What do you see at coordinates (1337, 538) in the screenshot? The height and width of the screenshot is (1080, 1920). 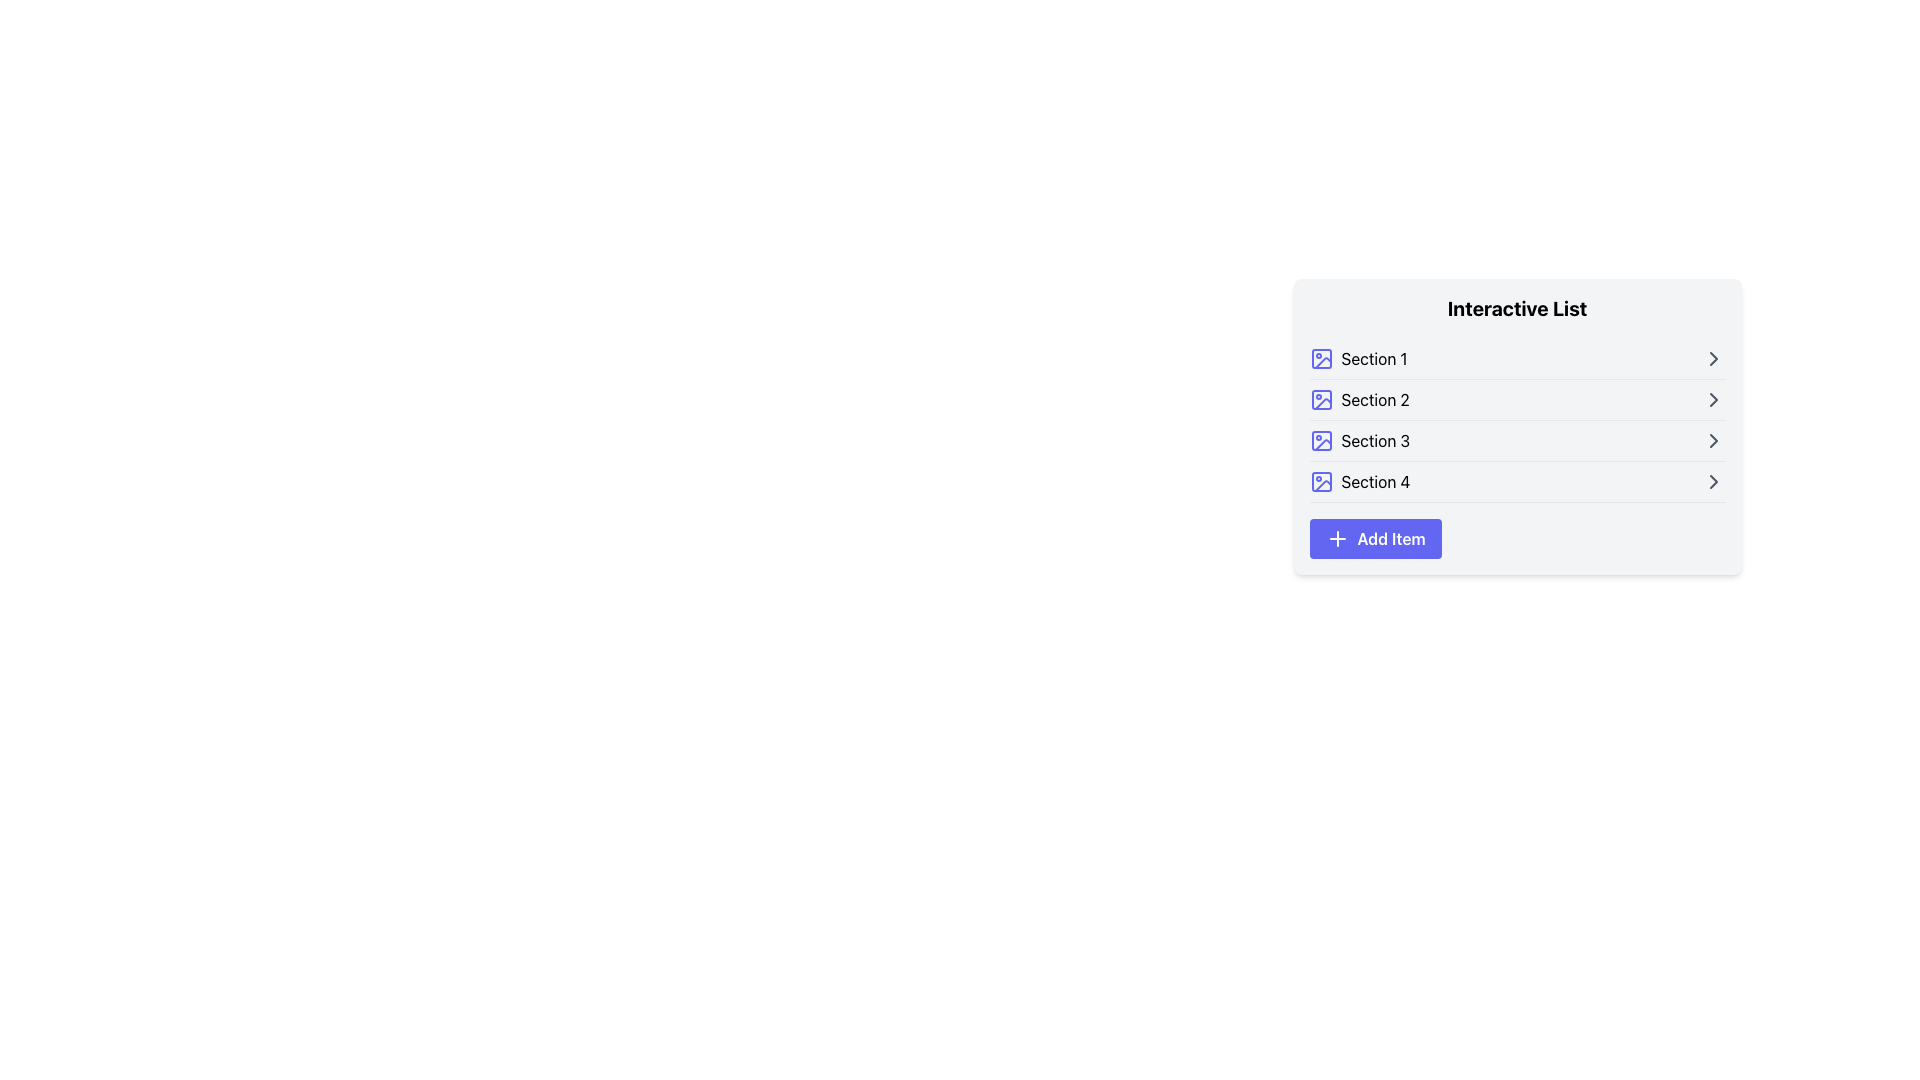 I see `the plus sign icon located next to the 'Add Item' button at the bottom of the 'Interactive List' panel` at bounding box center [1337, 538].